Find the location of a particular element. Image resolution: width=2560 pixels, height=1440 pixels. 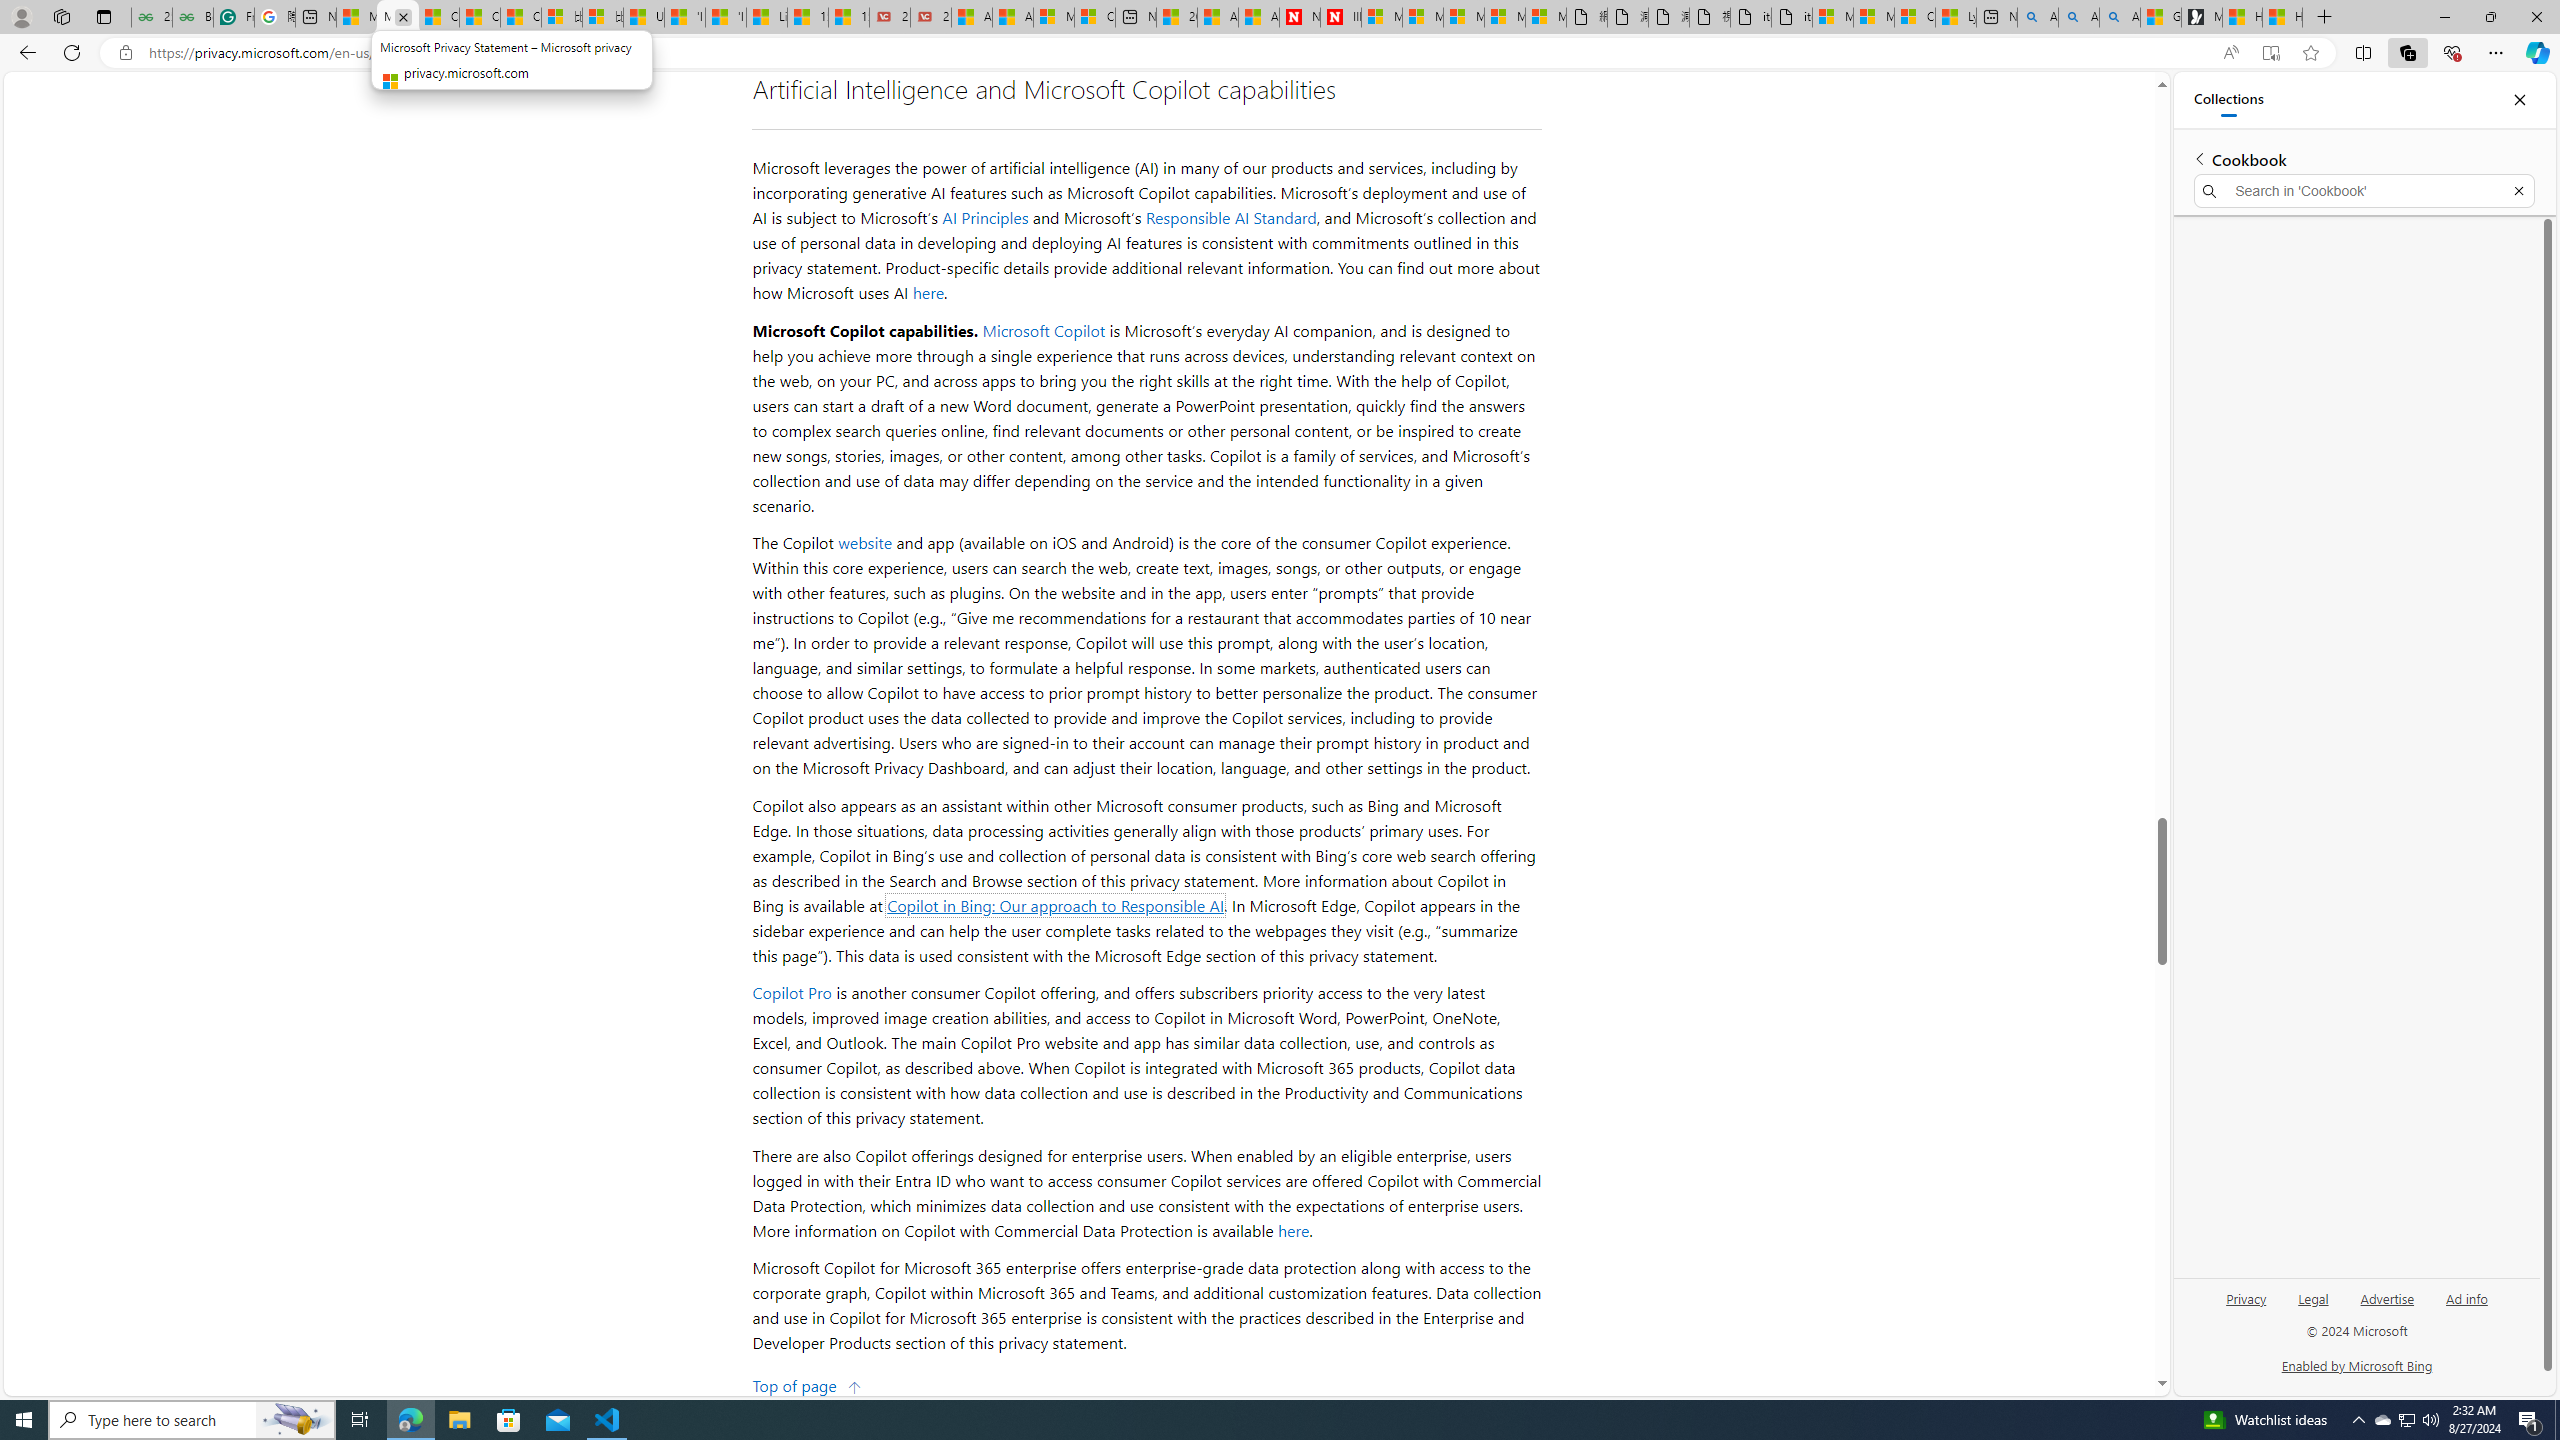

'itconcepthk.com/projector_solutions.mp4' is located at coordinates (1791, 16).